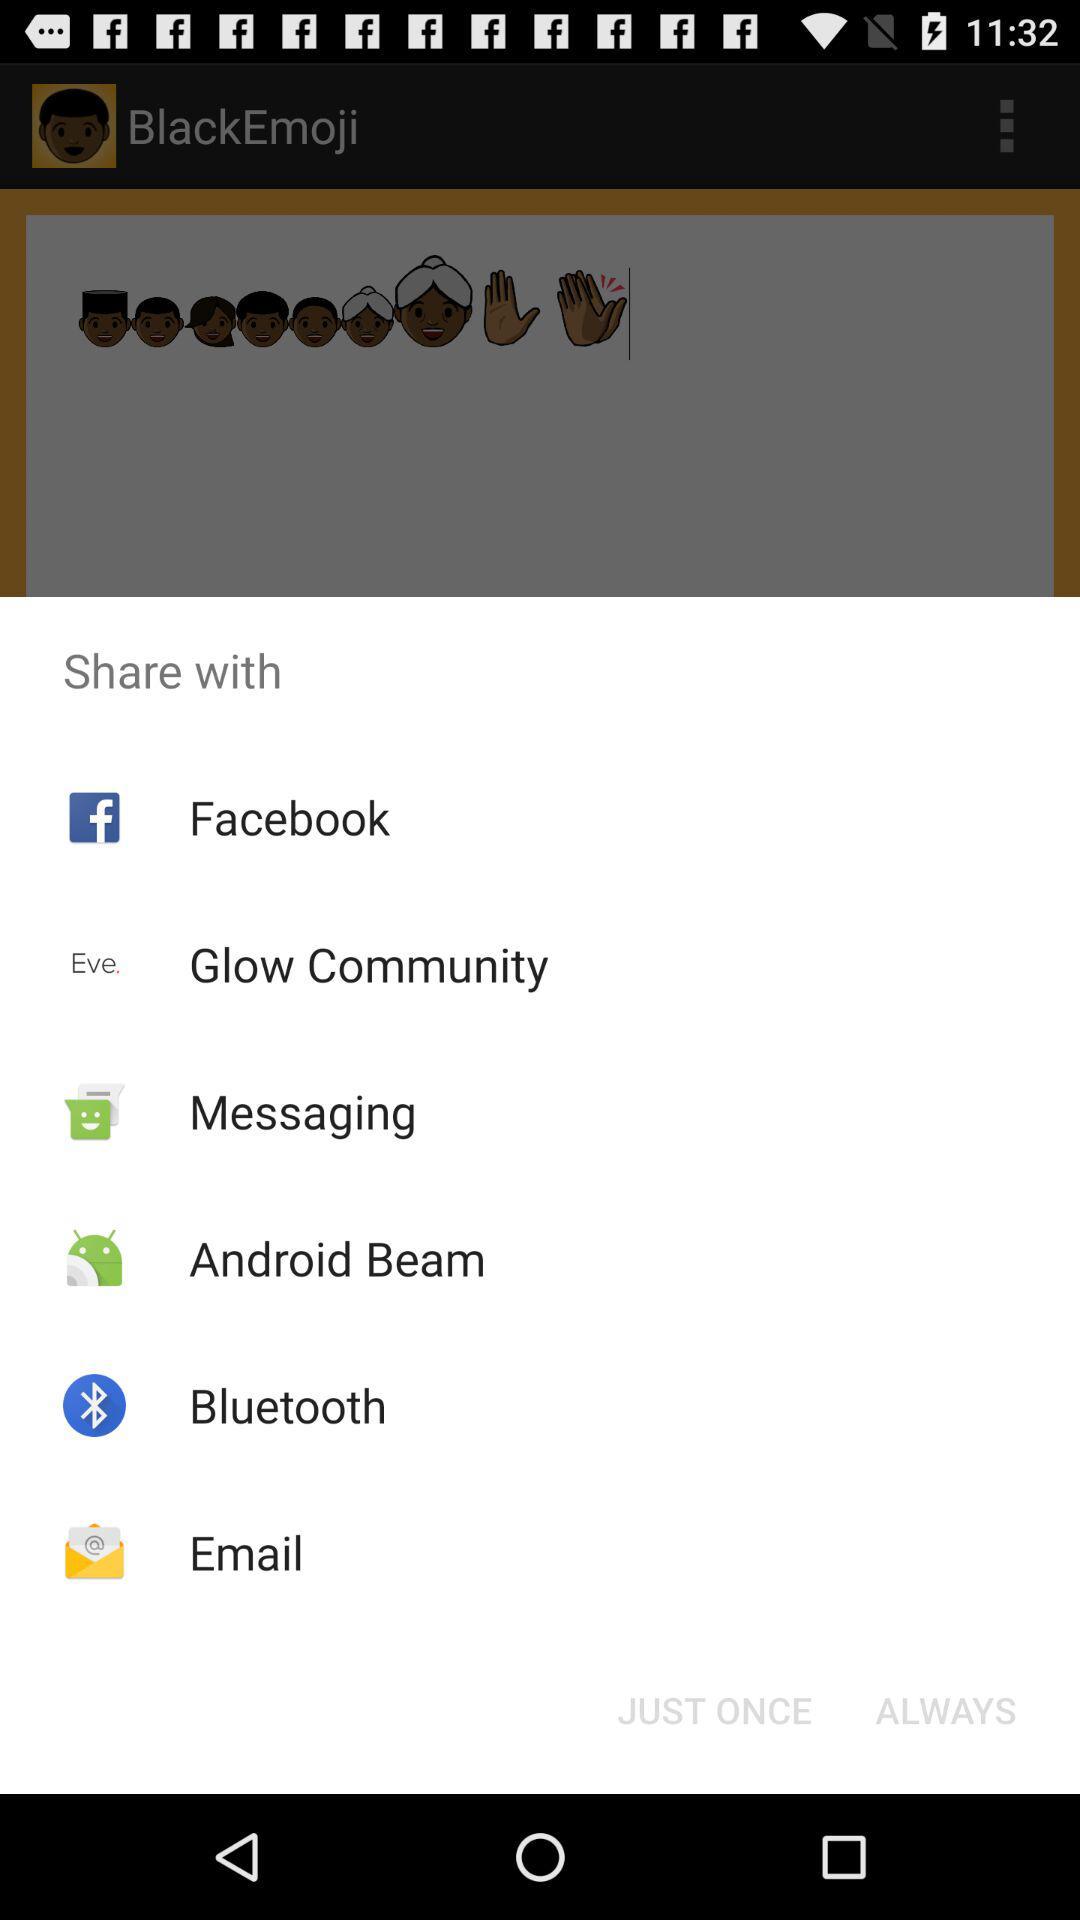 This screenshot has height=1920, width=1080. I want to click on item next to just once, so click(945, 1708).